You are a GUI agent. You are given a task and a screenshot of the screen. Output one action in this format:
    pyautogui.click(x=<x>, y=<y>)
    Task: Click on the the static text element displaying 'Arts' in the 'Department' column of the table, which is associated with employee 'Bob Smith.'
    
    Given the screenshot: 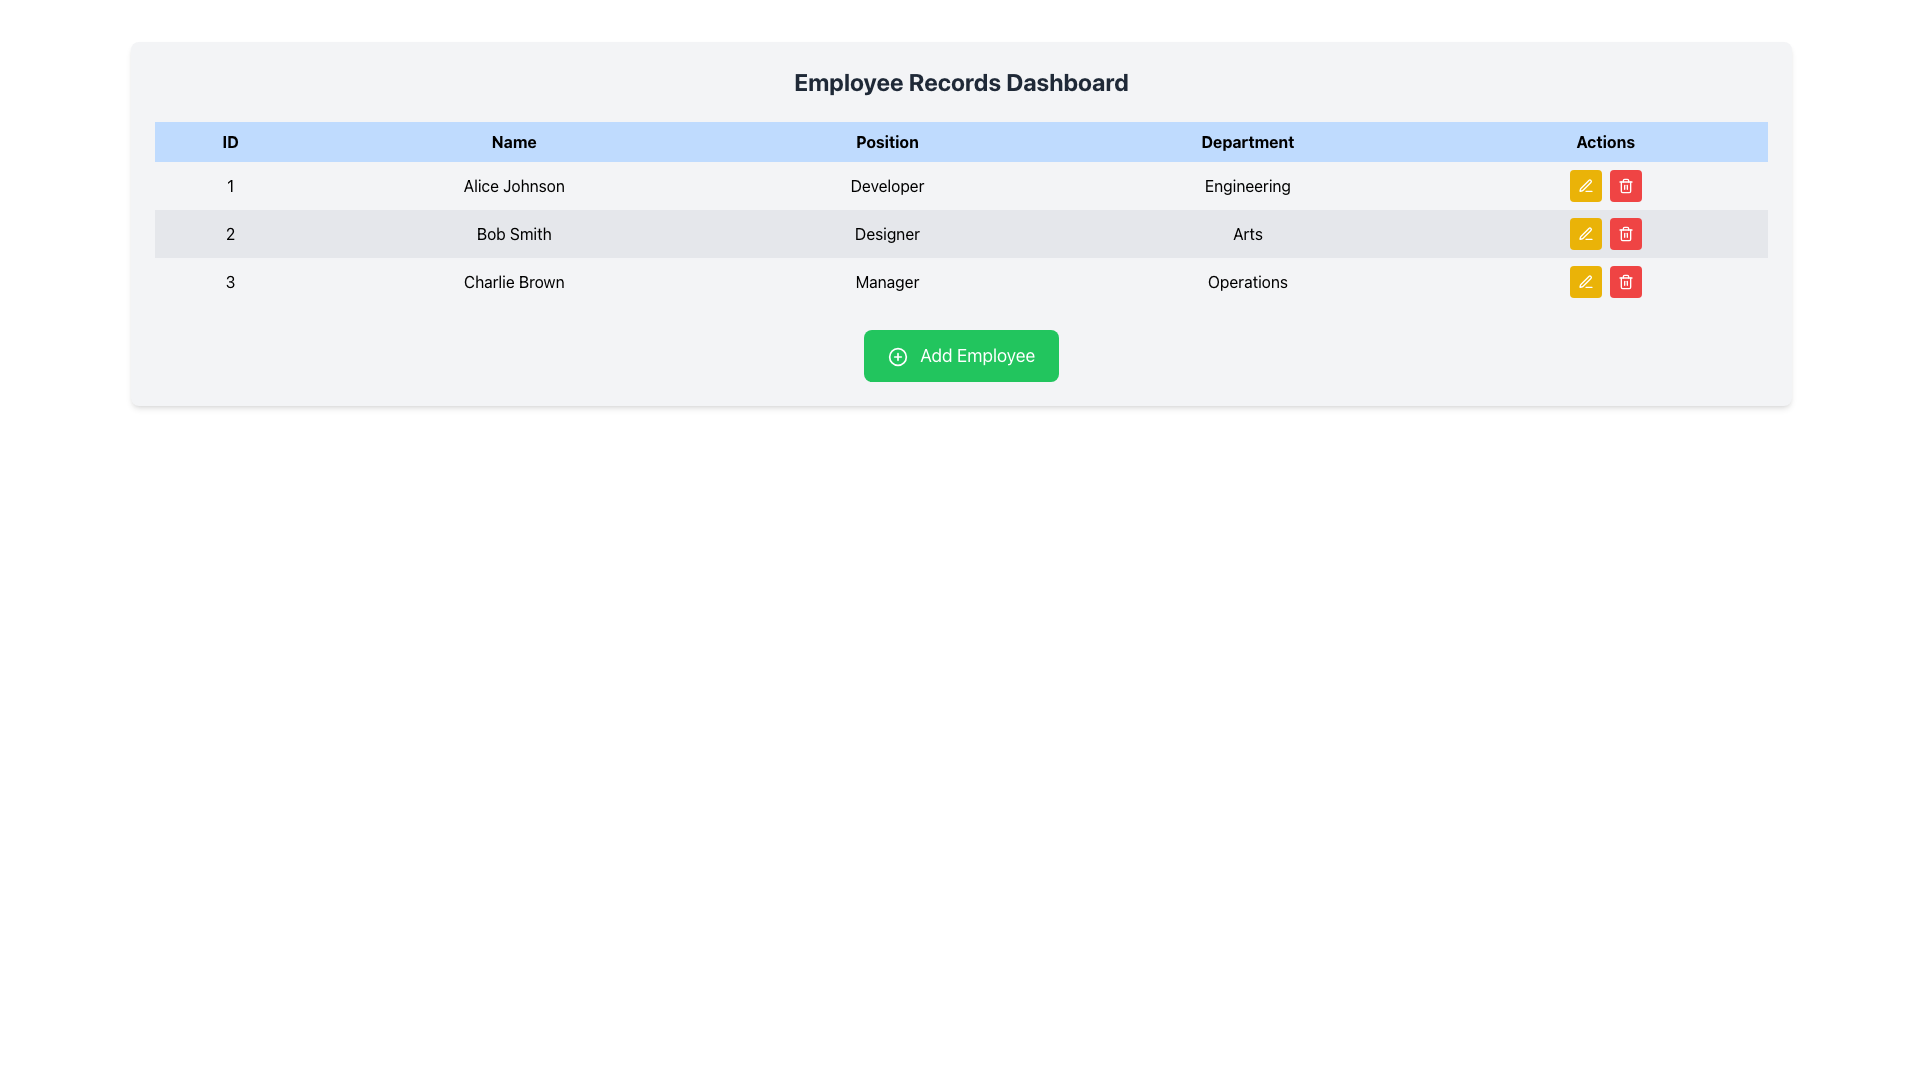 What is the action you would take?
    pyautogui.click(x=1247, y=233)
    